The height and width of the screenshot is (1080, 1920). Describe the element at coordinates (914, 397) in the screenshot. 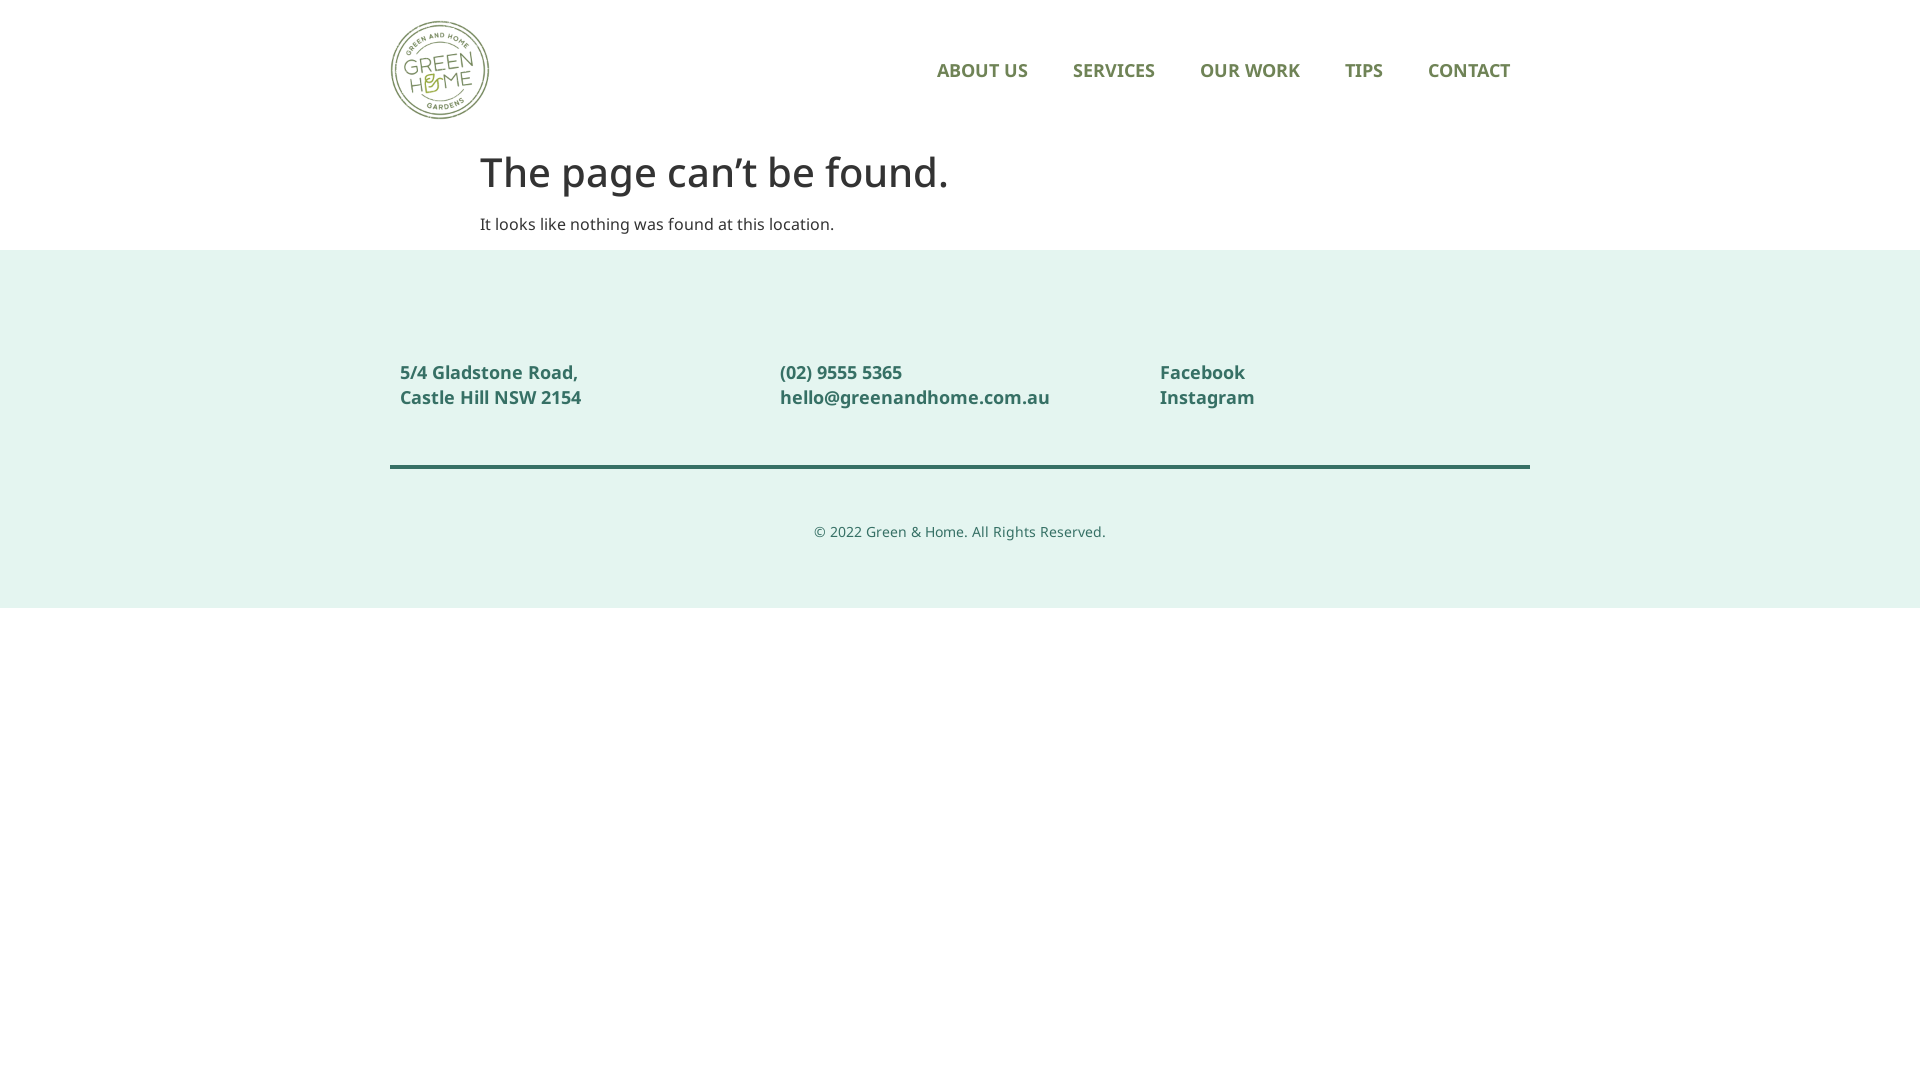

I see `'hello@greenandhome.com.au'` at that location.